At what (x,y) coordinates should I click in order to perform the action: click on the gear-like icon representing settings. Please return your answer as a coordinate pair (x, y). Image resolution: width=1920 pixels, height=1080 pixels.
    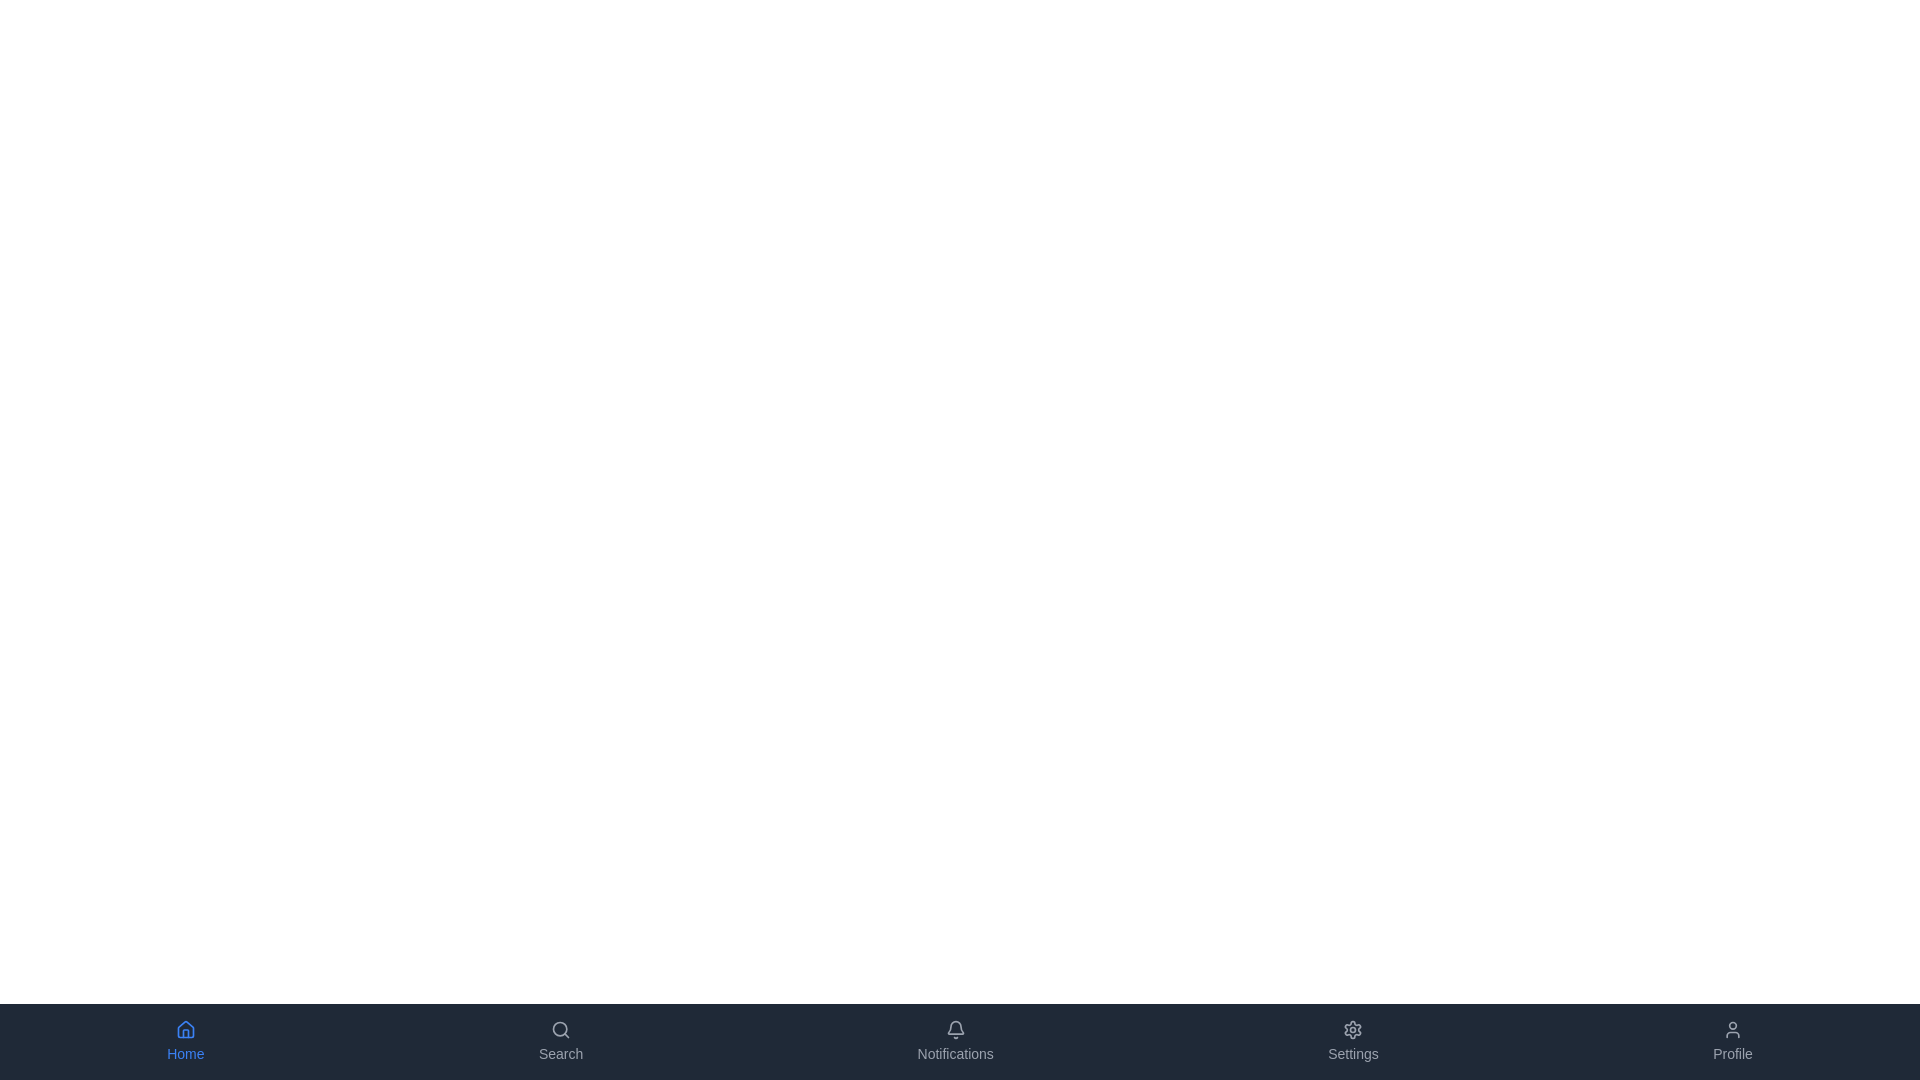
    Looking at the image, I should click on (1353, 1029).